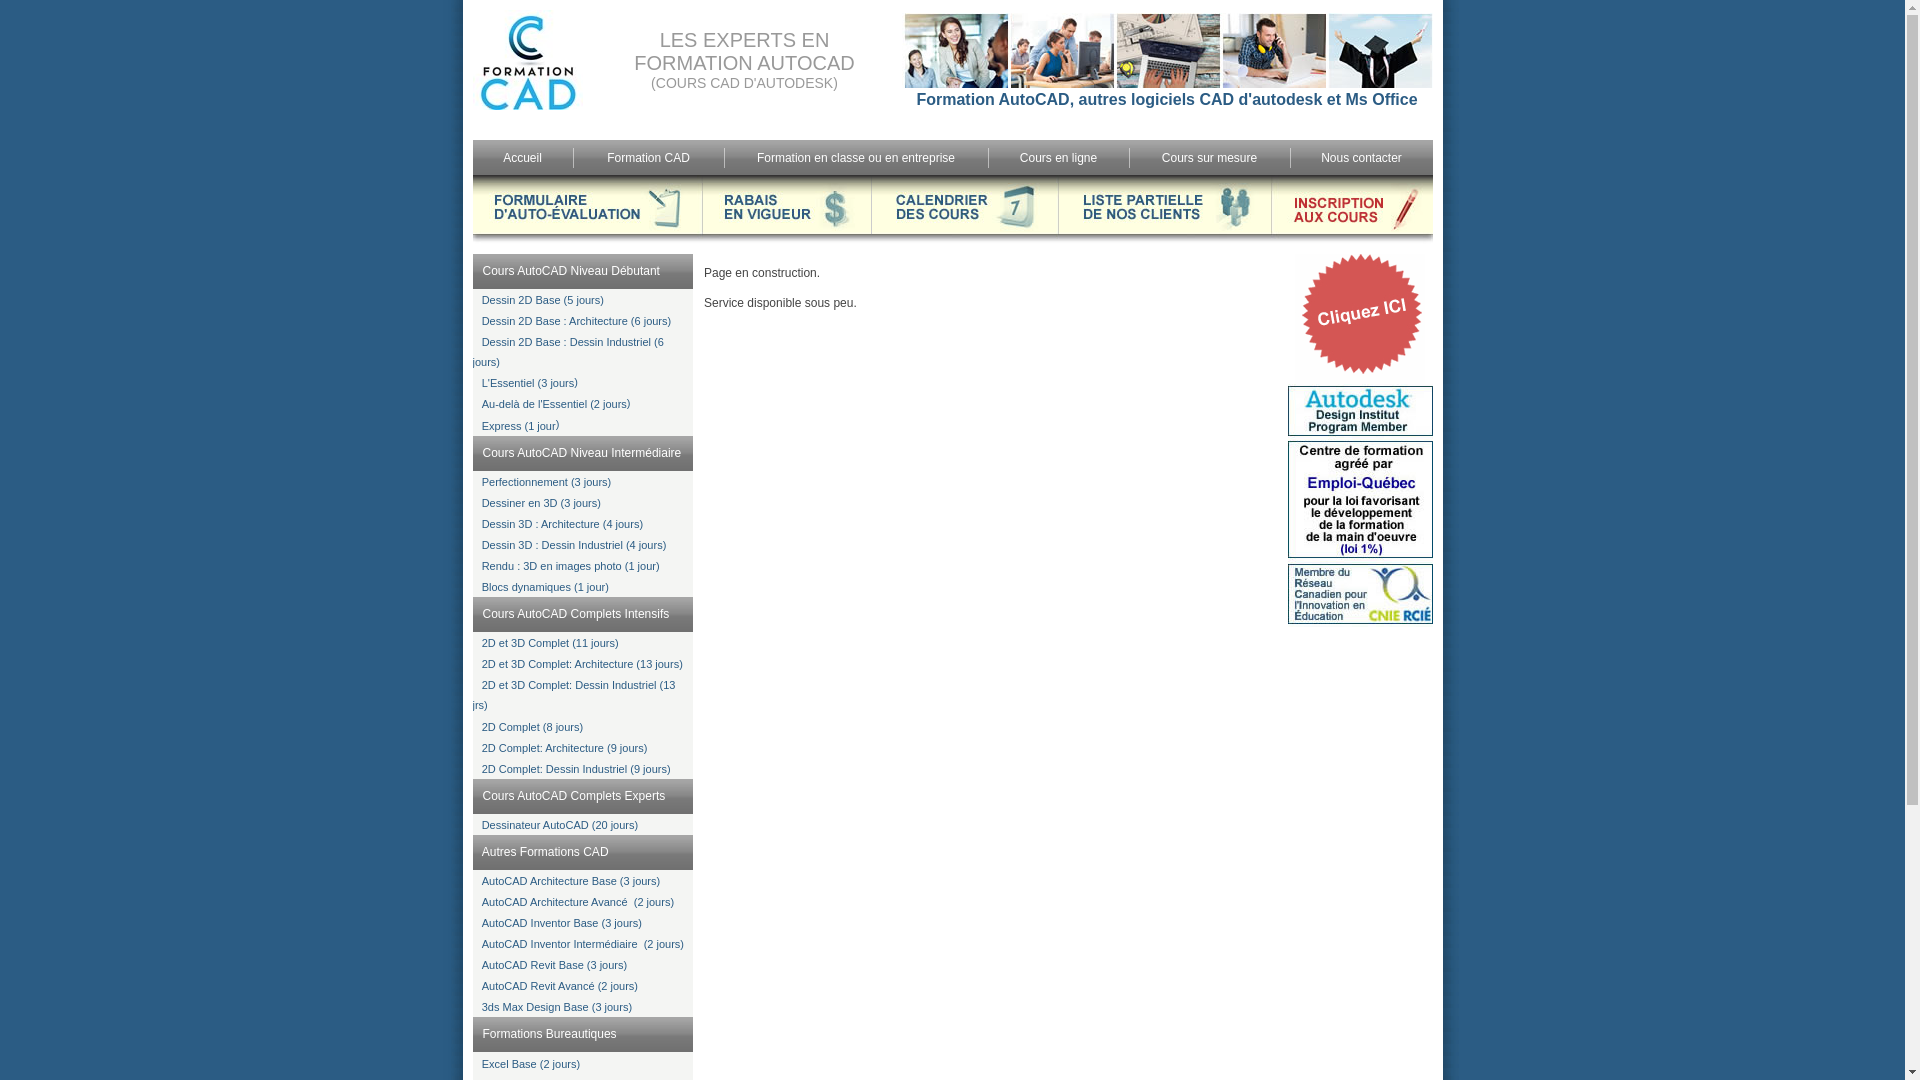 Image resolution: width=1920 pixels, height=1080 pixels. Describe the element at coordinates (481, 922) in the screenshot. I see `'AutoCAD Inventor Base (3 jours)'` at that location.